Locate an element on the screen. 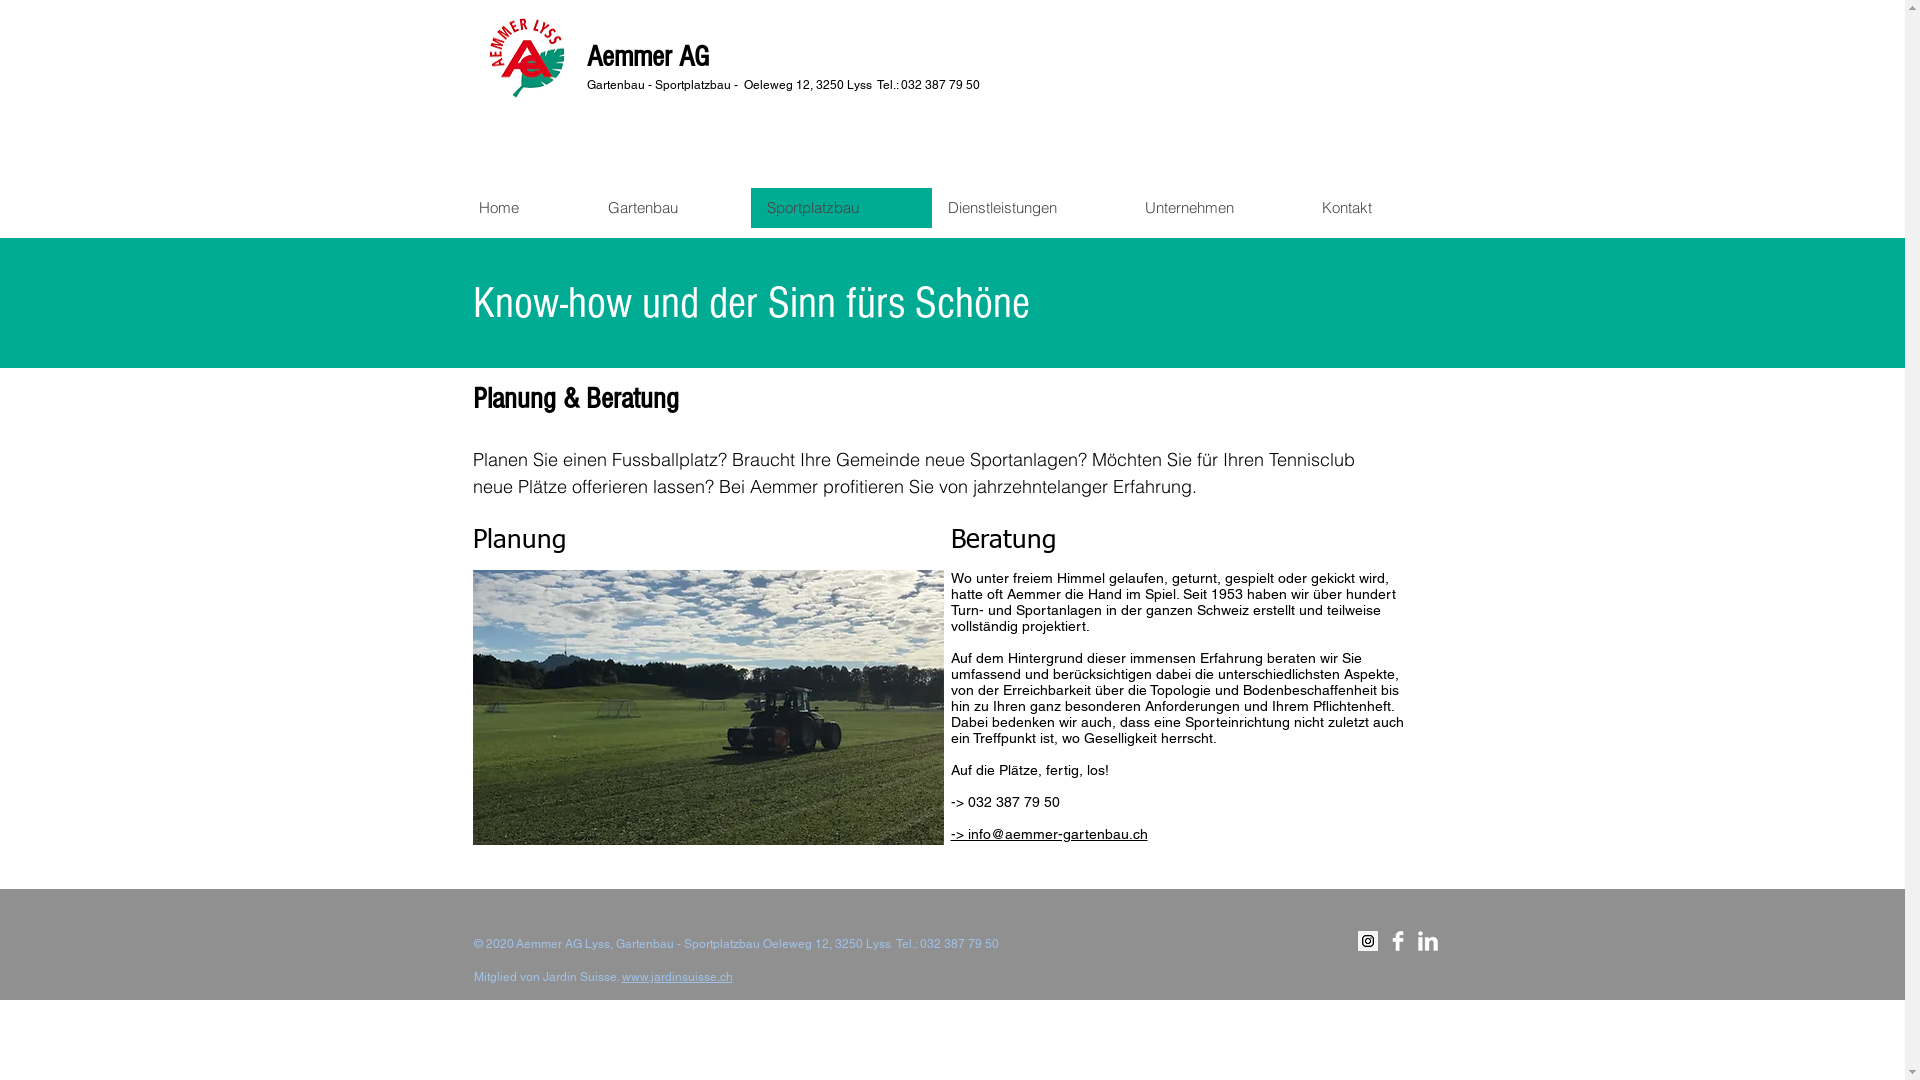  'Gartenbau' is located at coordinates (671, 208).